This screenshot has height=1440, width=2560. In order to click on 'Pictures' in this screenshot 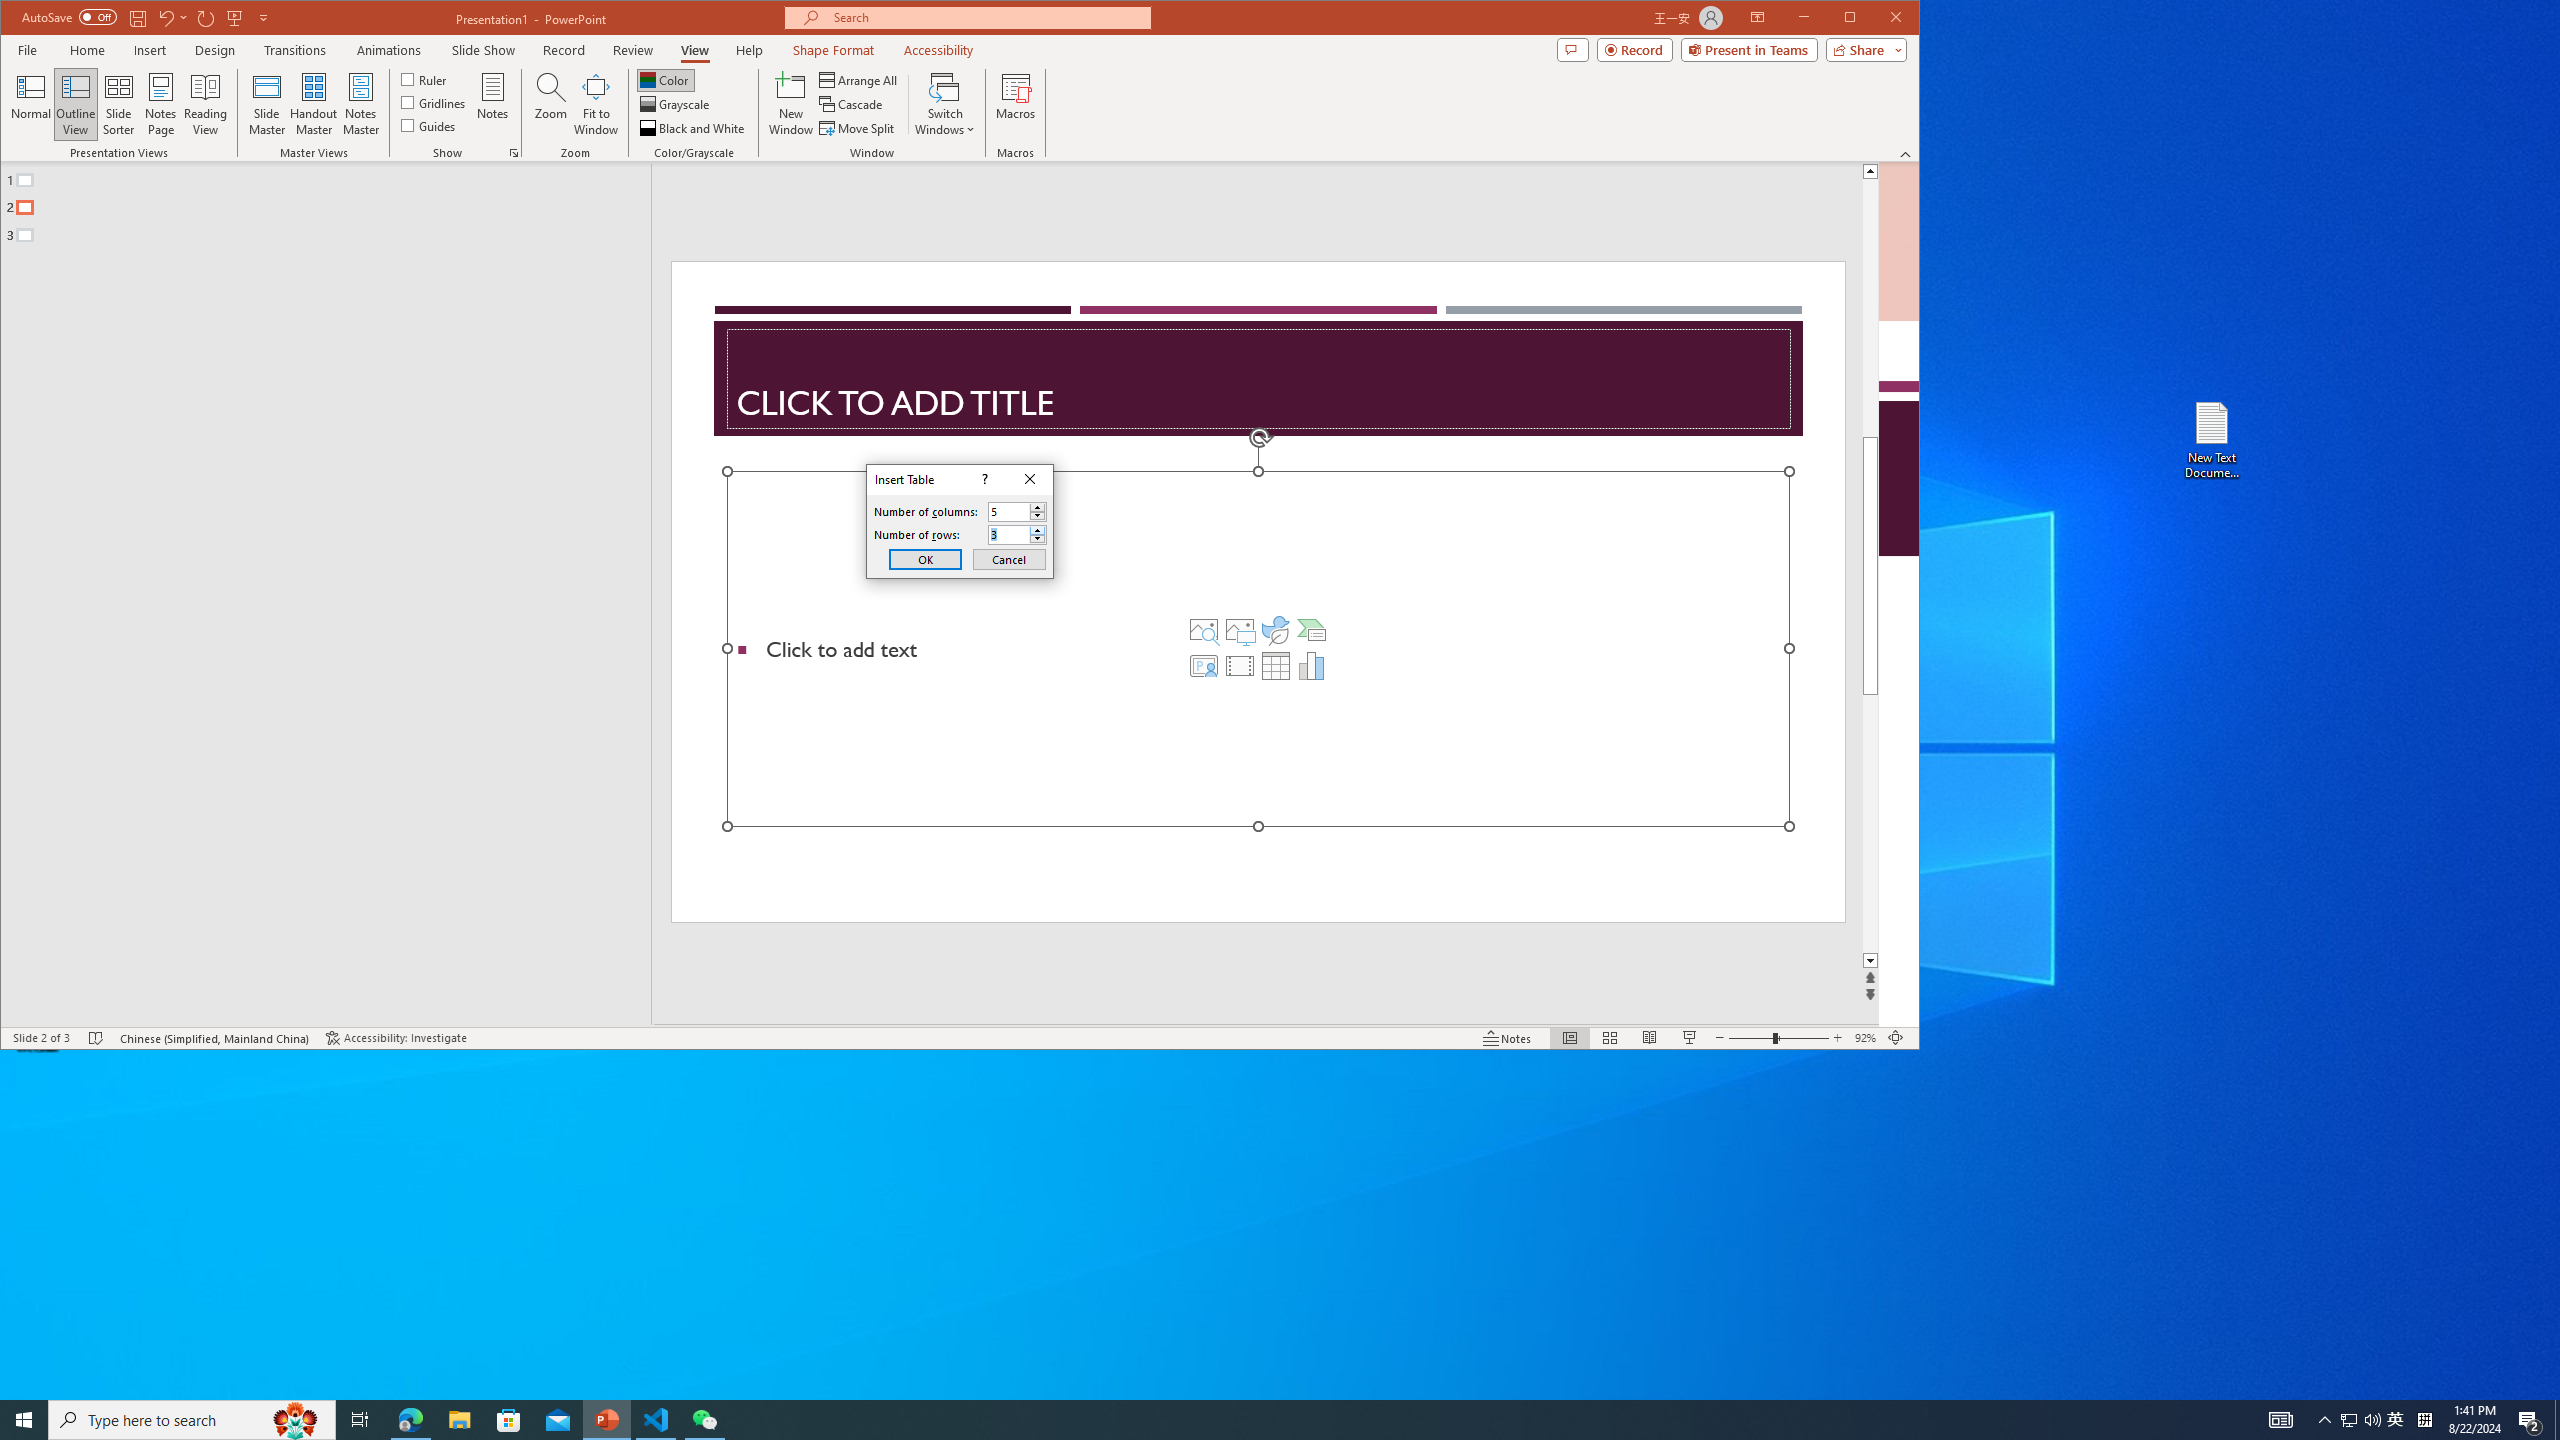, I will do `click(1239, 629)`.